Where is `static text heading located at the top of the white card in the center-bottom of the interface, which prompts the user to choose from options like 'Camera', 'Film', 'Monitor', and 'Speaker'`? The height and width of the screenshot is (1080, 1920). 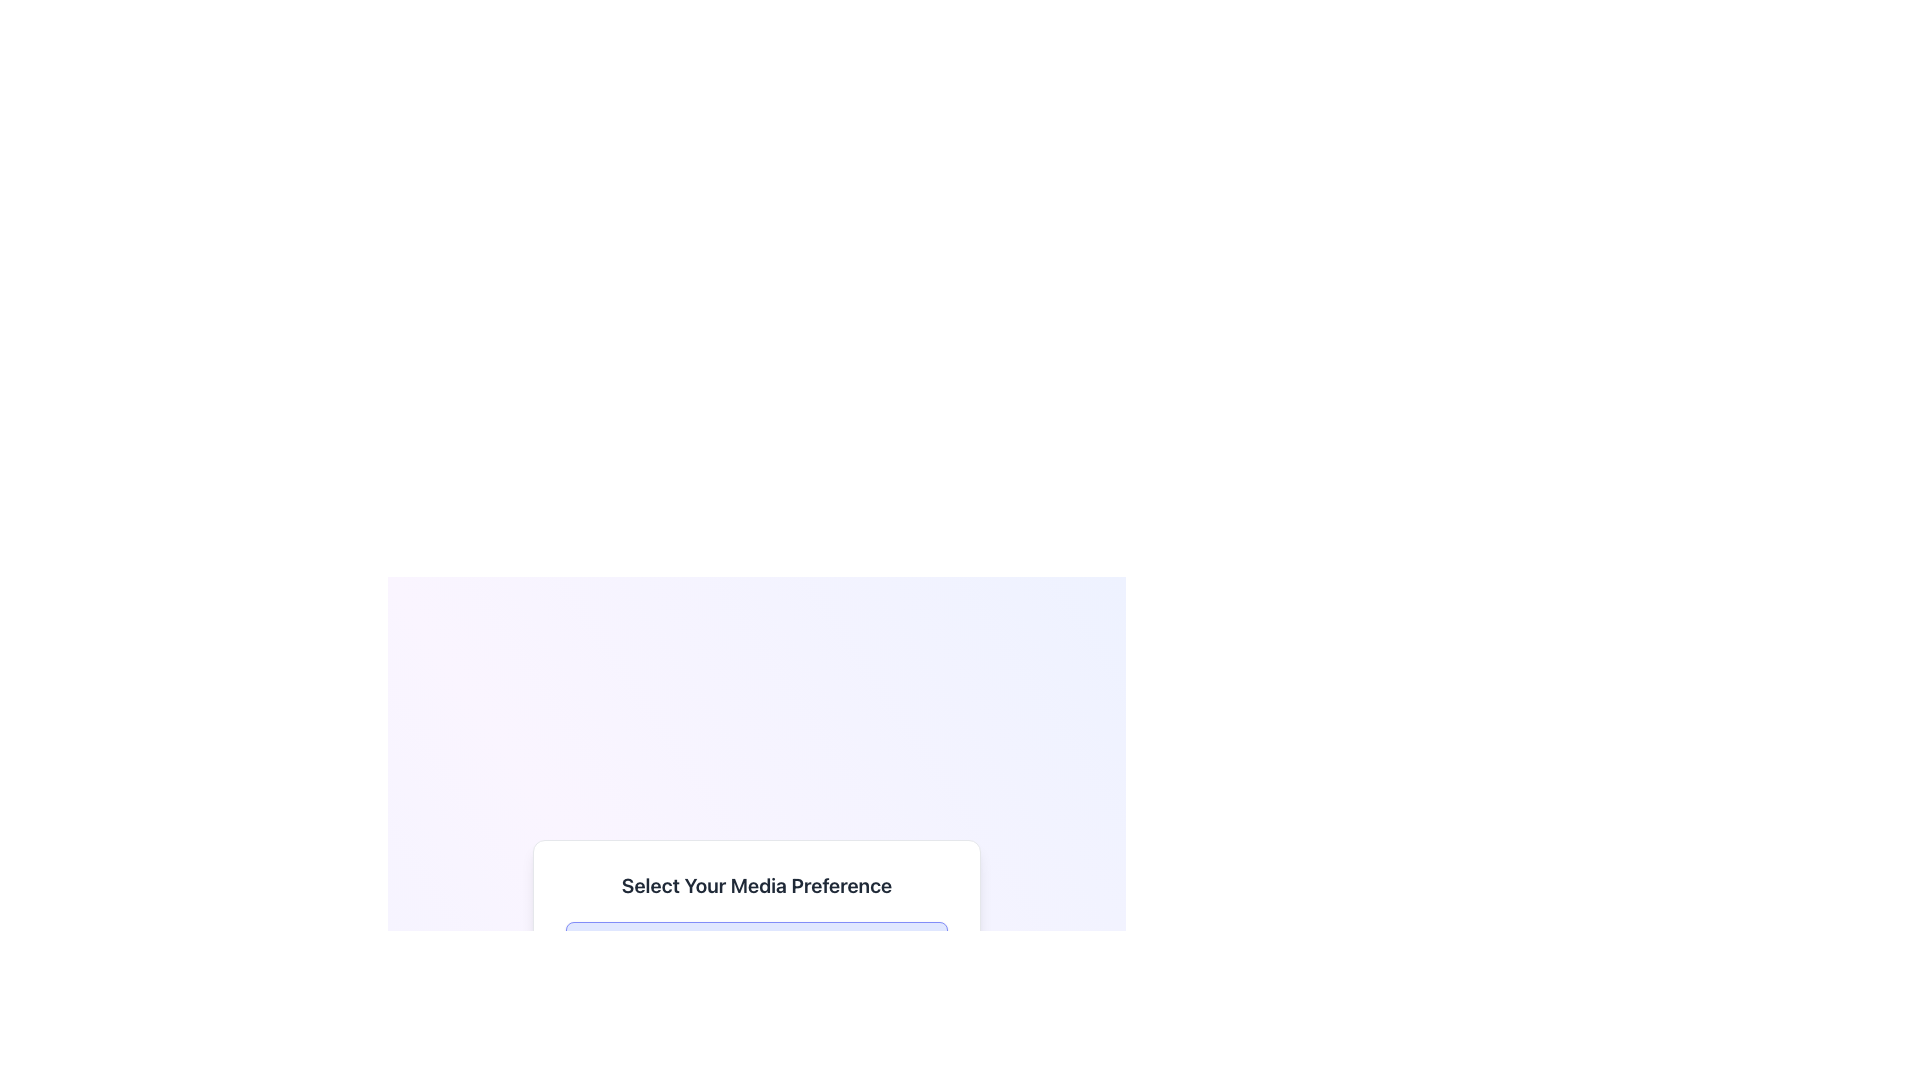 static text heading located at the top of the white card in the center-bottom of the interface, which prompts the user to choose from options like 'Camera', 'Film', 'Monitor', and 'Speaker' is located at coordinates (756, 883).